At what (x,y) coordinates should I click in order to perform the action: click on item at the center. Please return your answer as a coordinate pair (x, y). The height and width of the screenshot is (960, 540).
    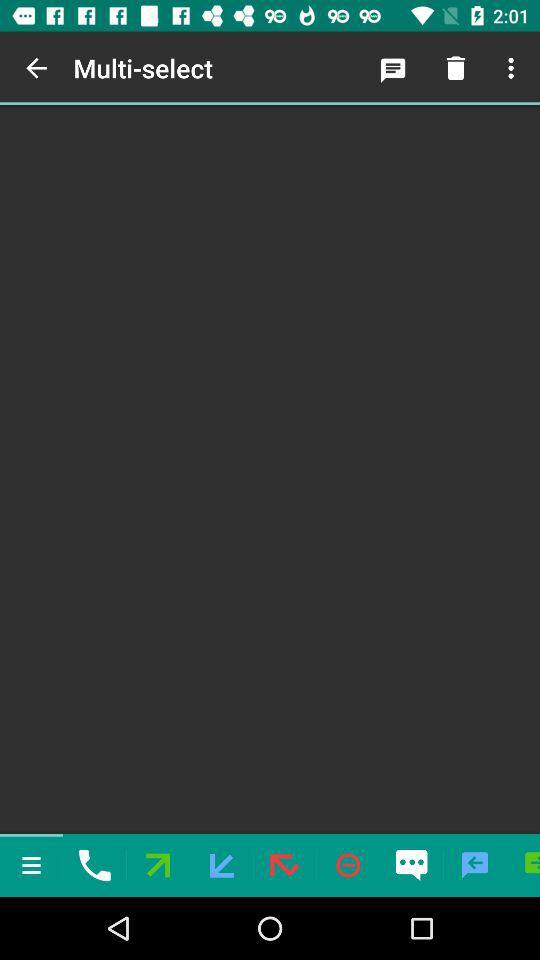
    Looking at the image, I should click on (270, 469).